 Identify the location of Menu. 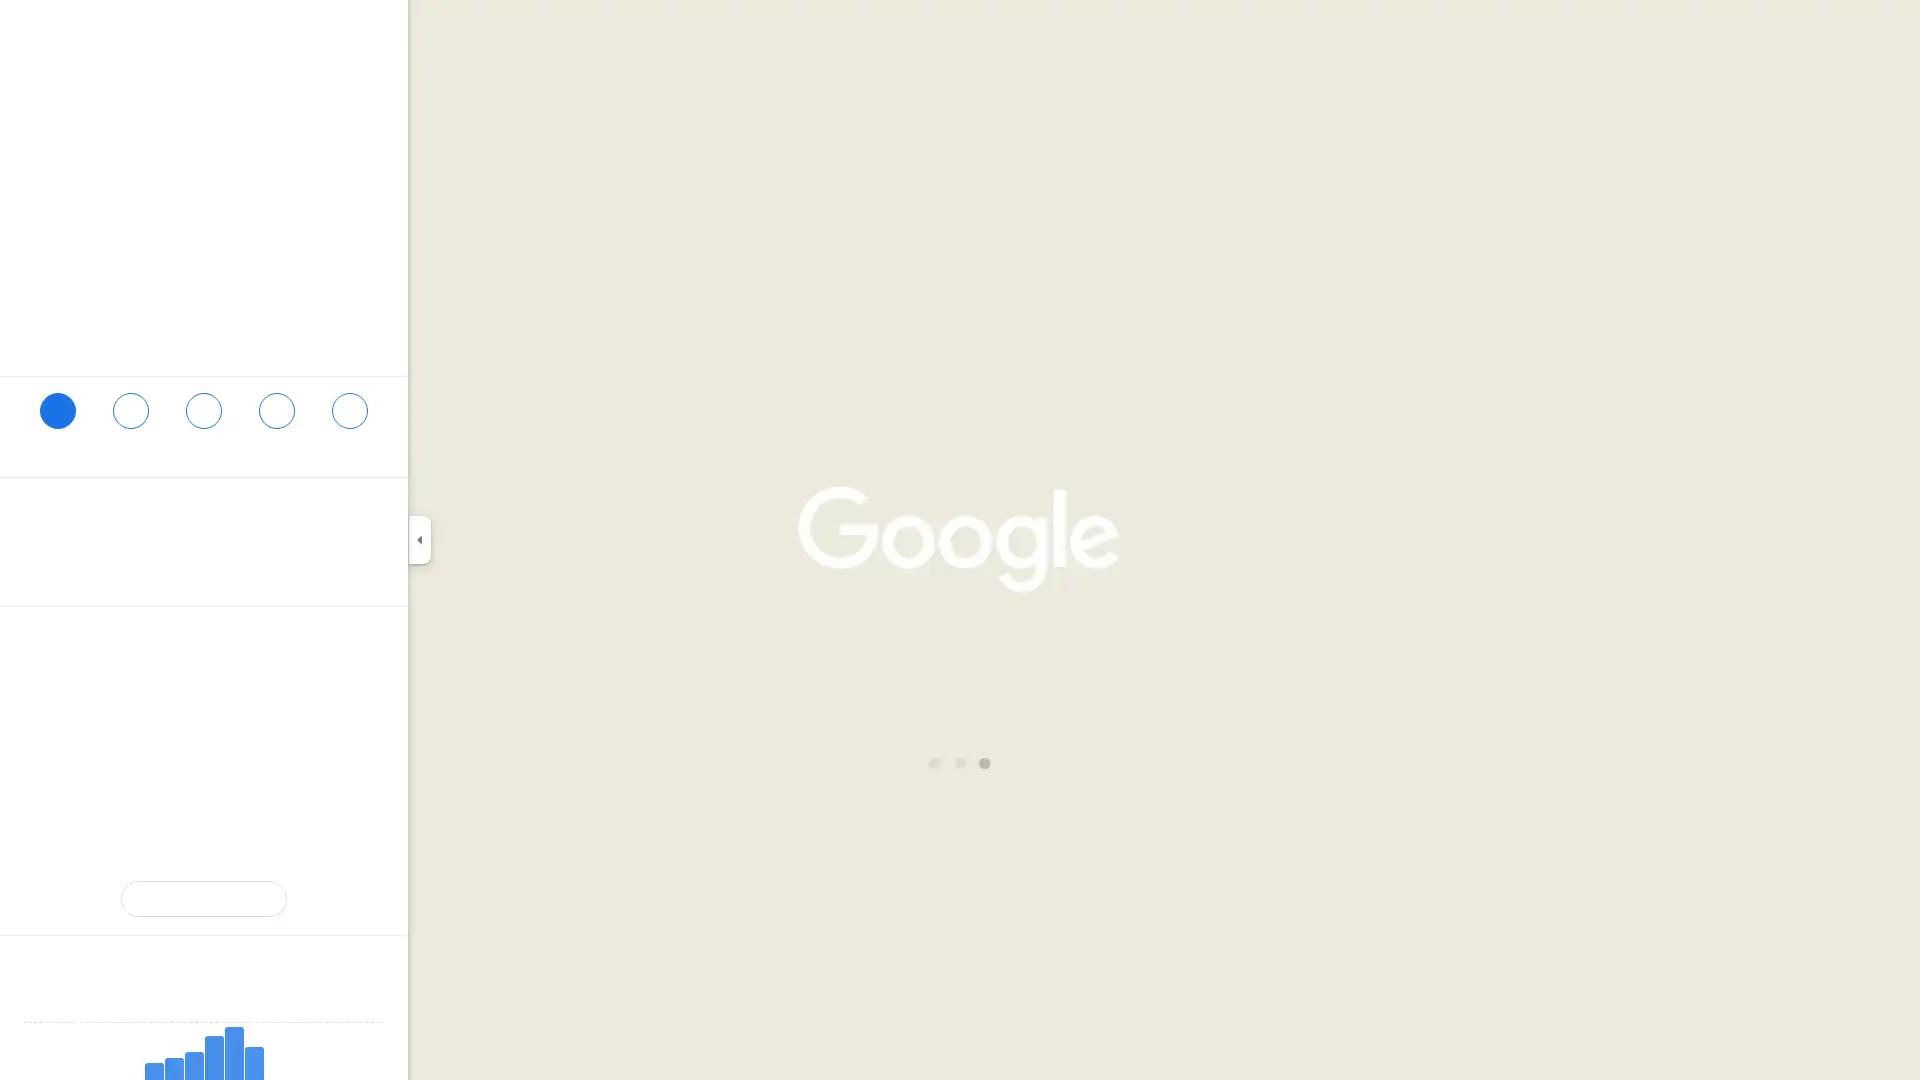
(35, 34).